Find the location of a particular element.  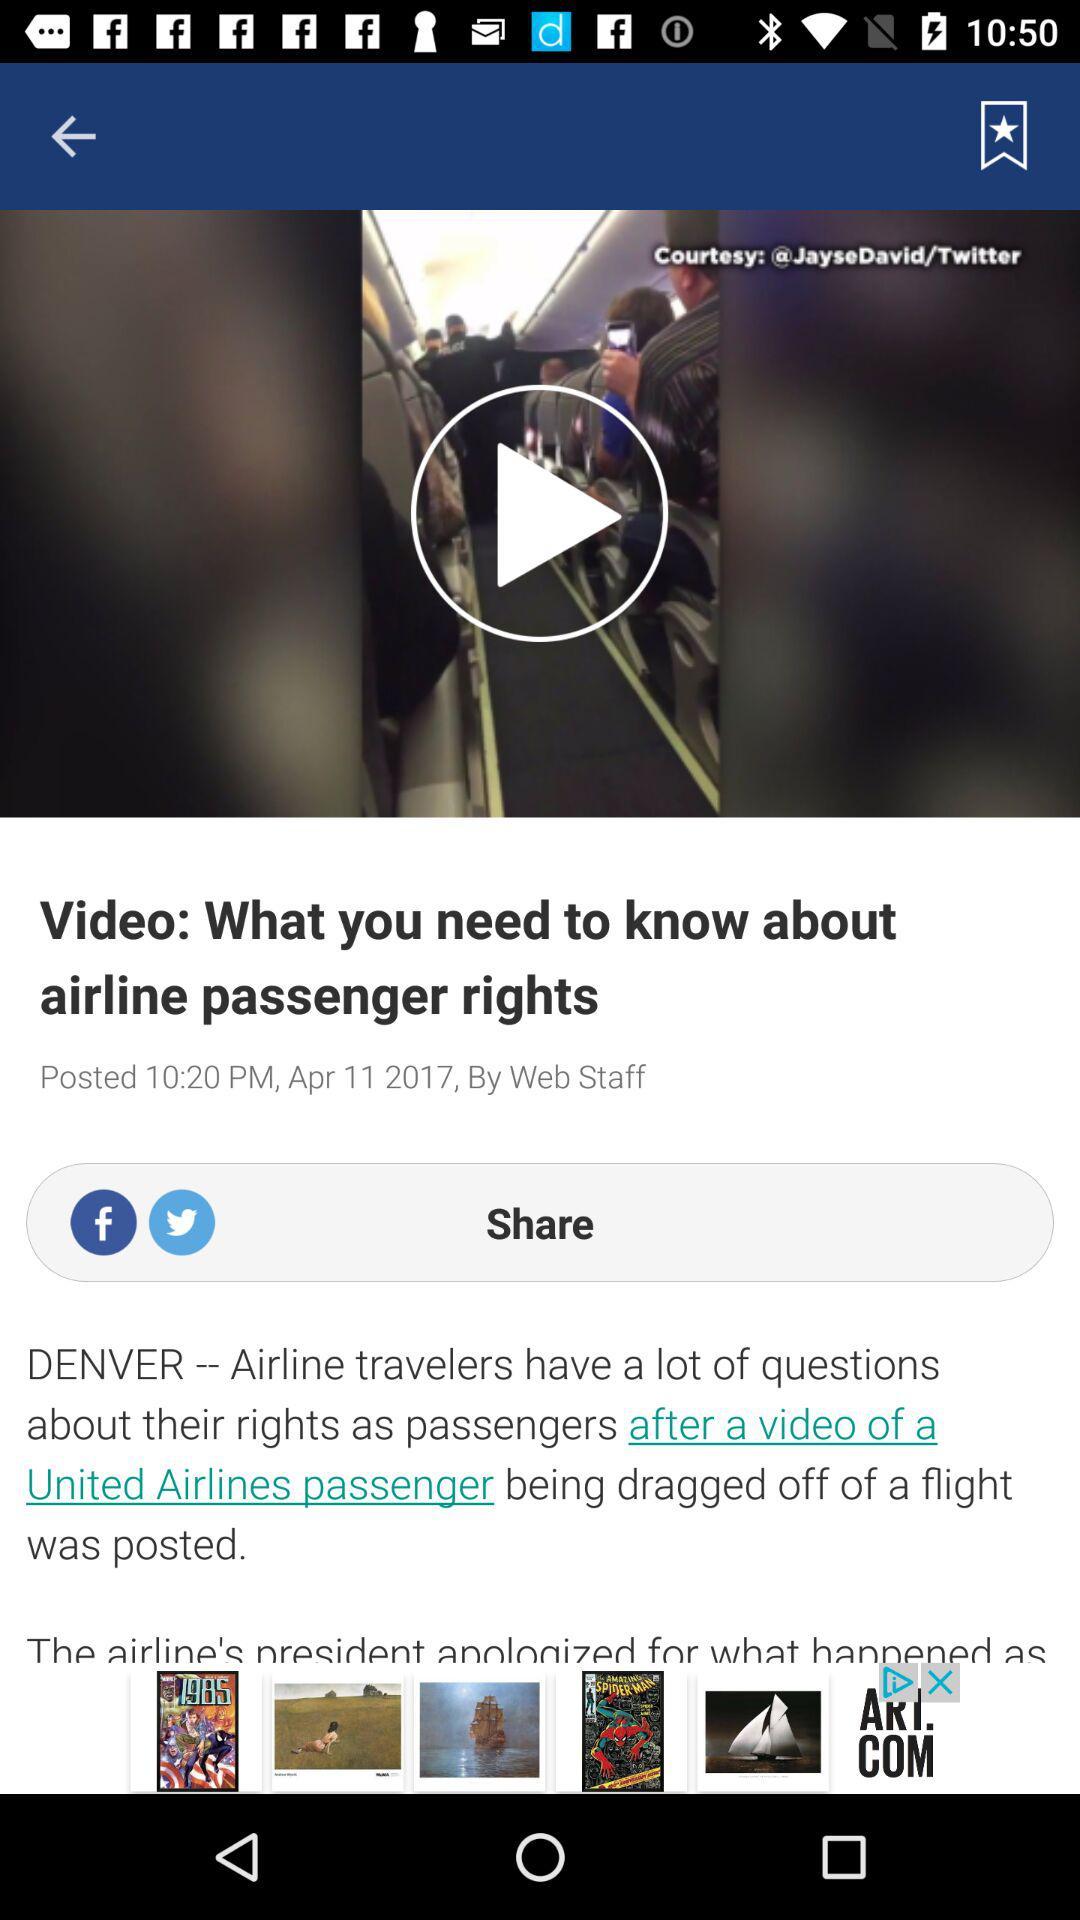

the bookmark icon is located at coordinates (1004, 135).